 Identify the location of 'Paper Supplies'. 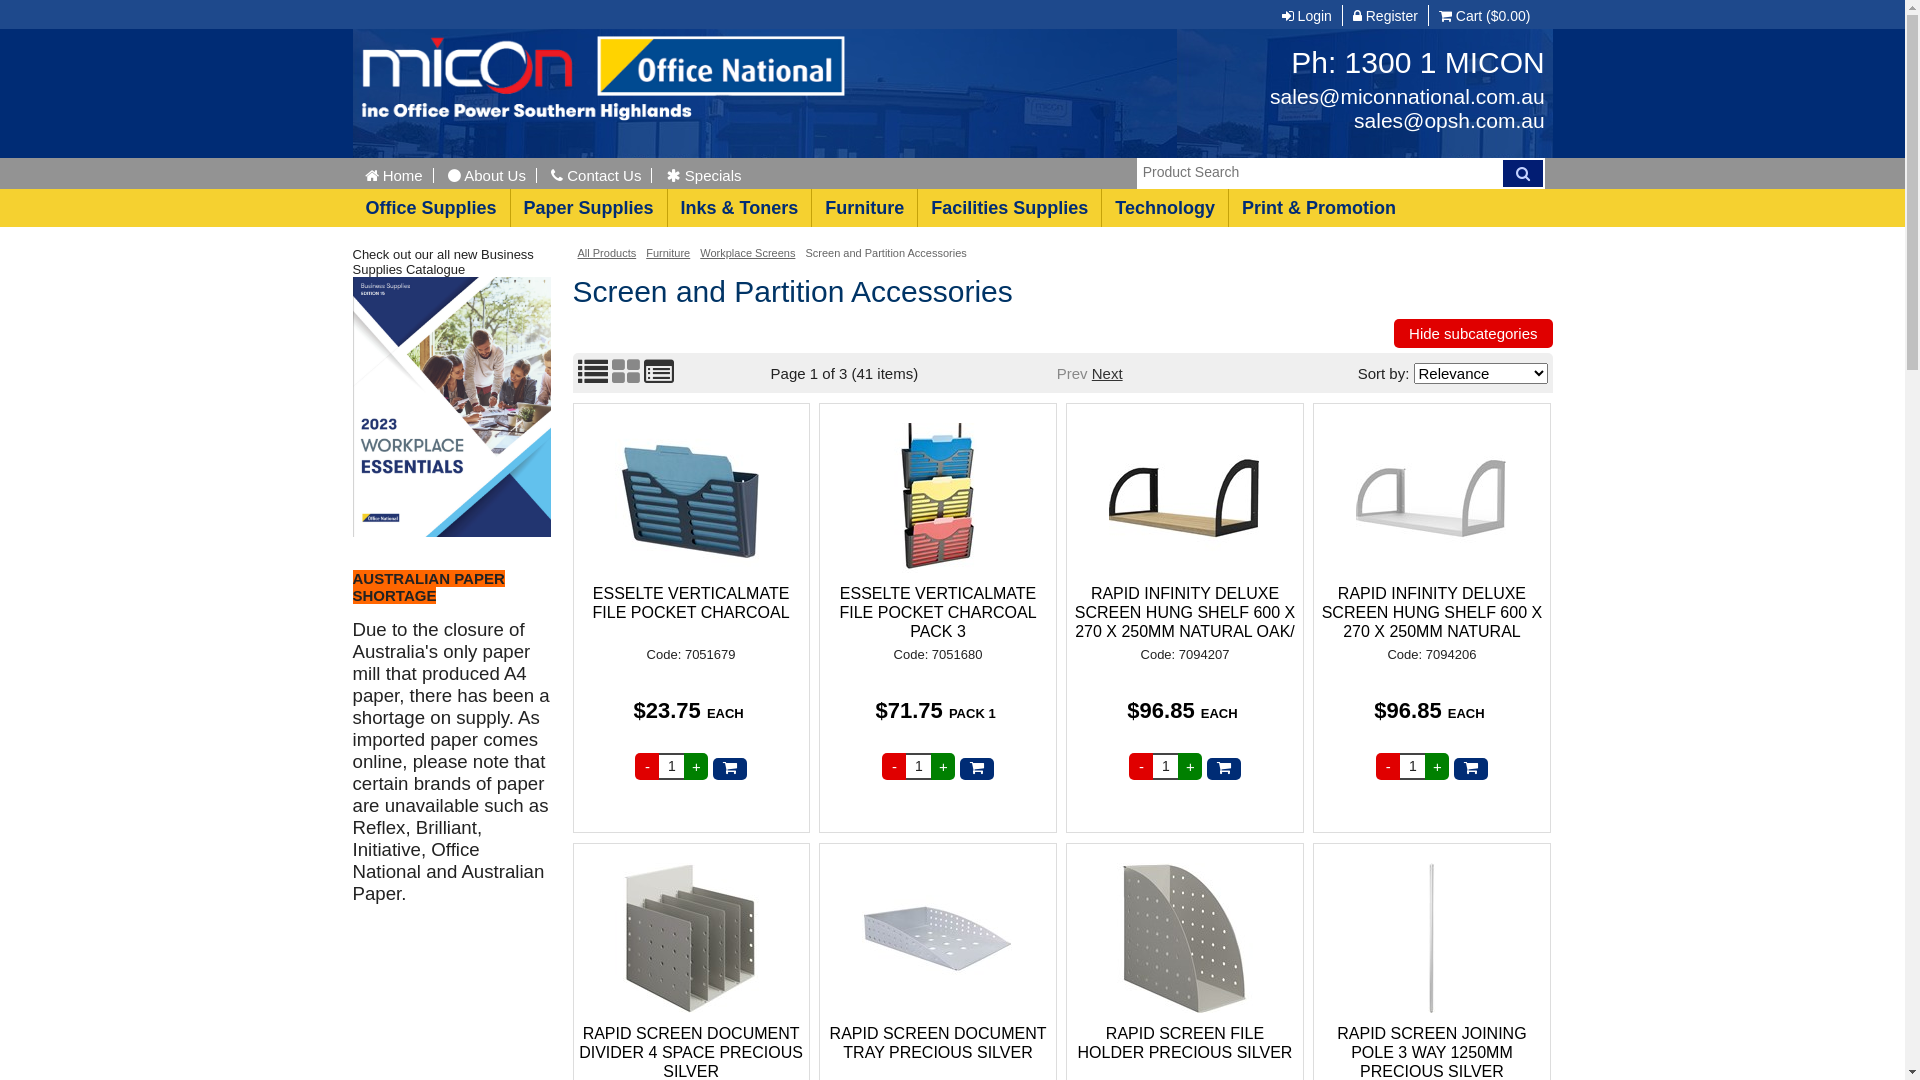
(587, 208).